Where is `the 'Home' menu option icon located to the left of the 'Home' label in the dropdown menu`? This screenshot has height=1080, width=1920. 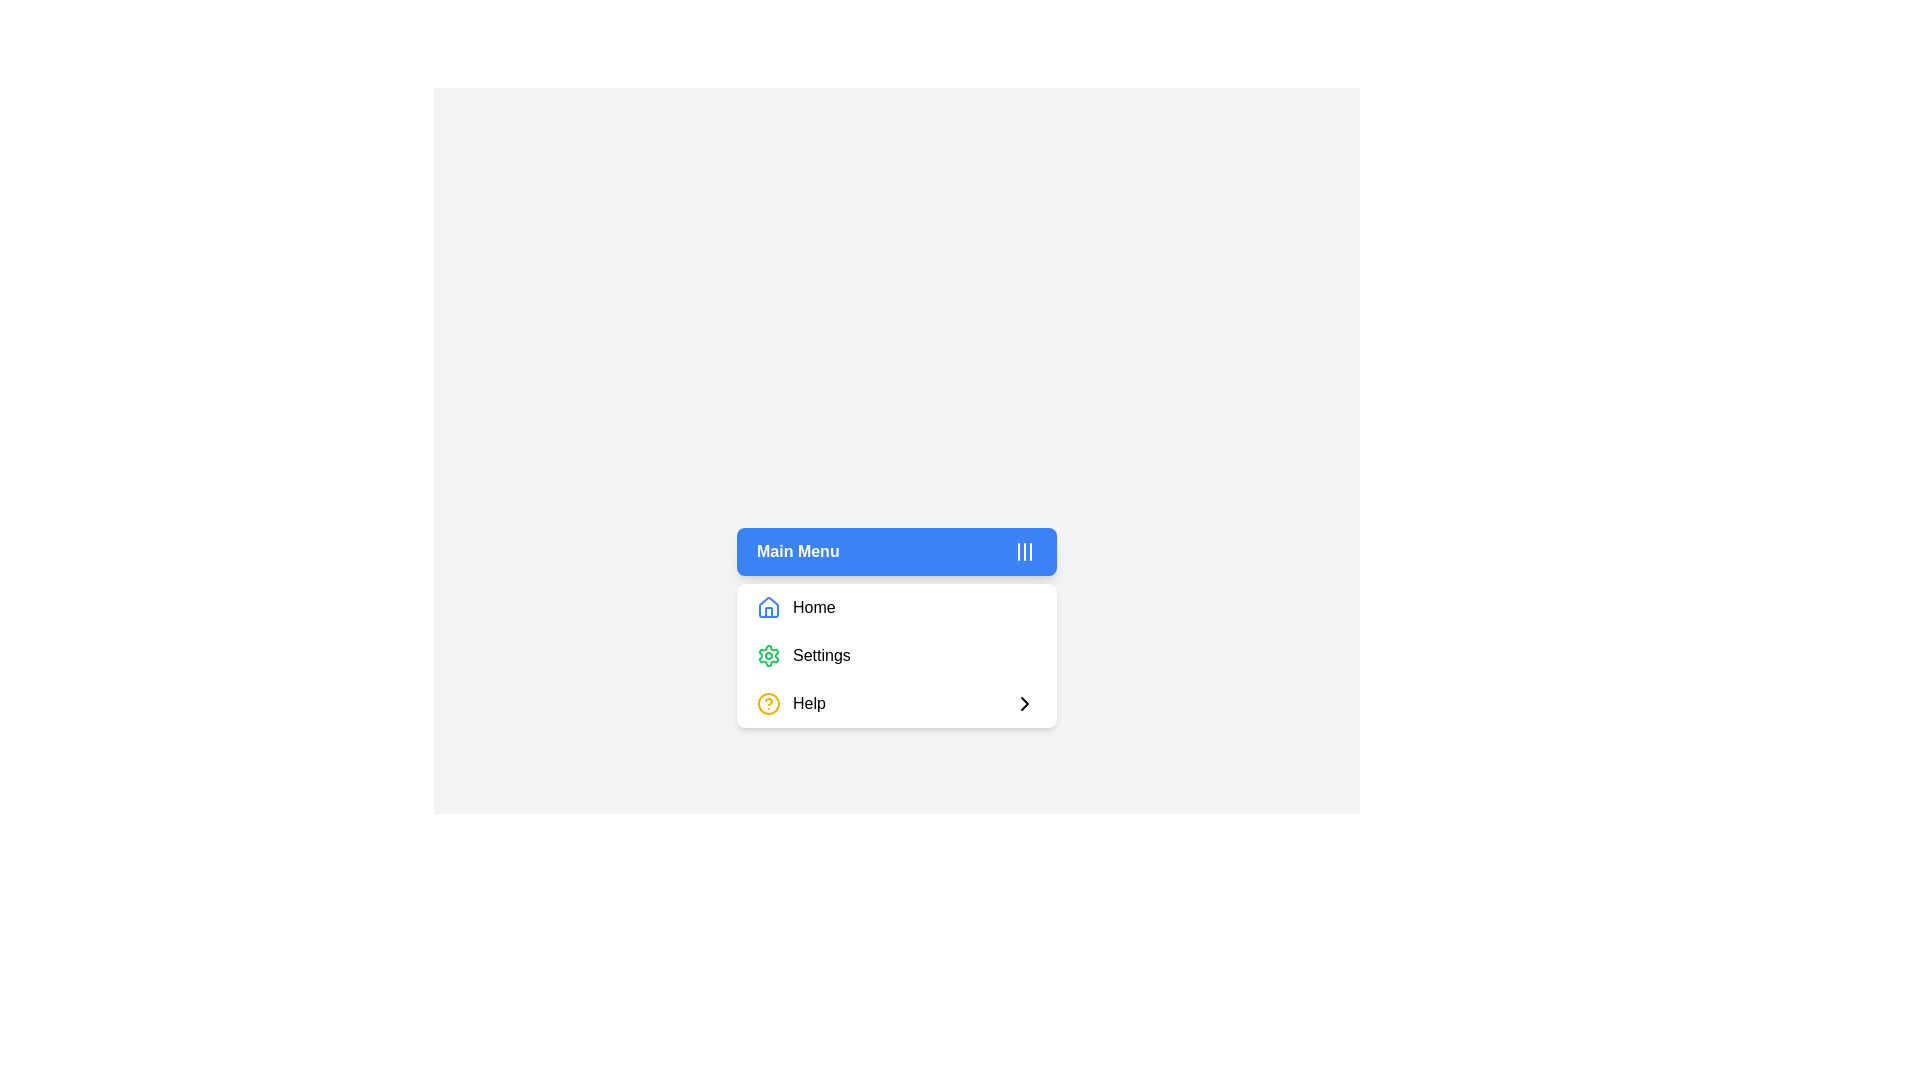
the 'Home' menu option icon located to the left of the 'Home' label in the dropdown menu is located at coordinates (767, 605).